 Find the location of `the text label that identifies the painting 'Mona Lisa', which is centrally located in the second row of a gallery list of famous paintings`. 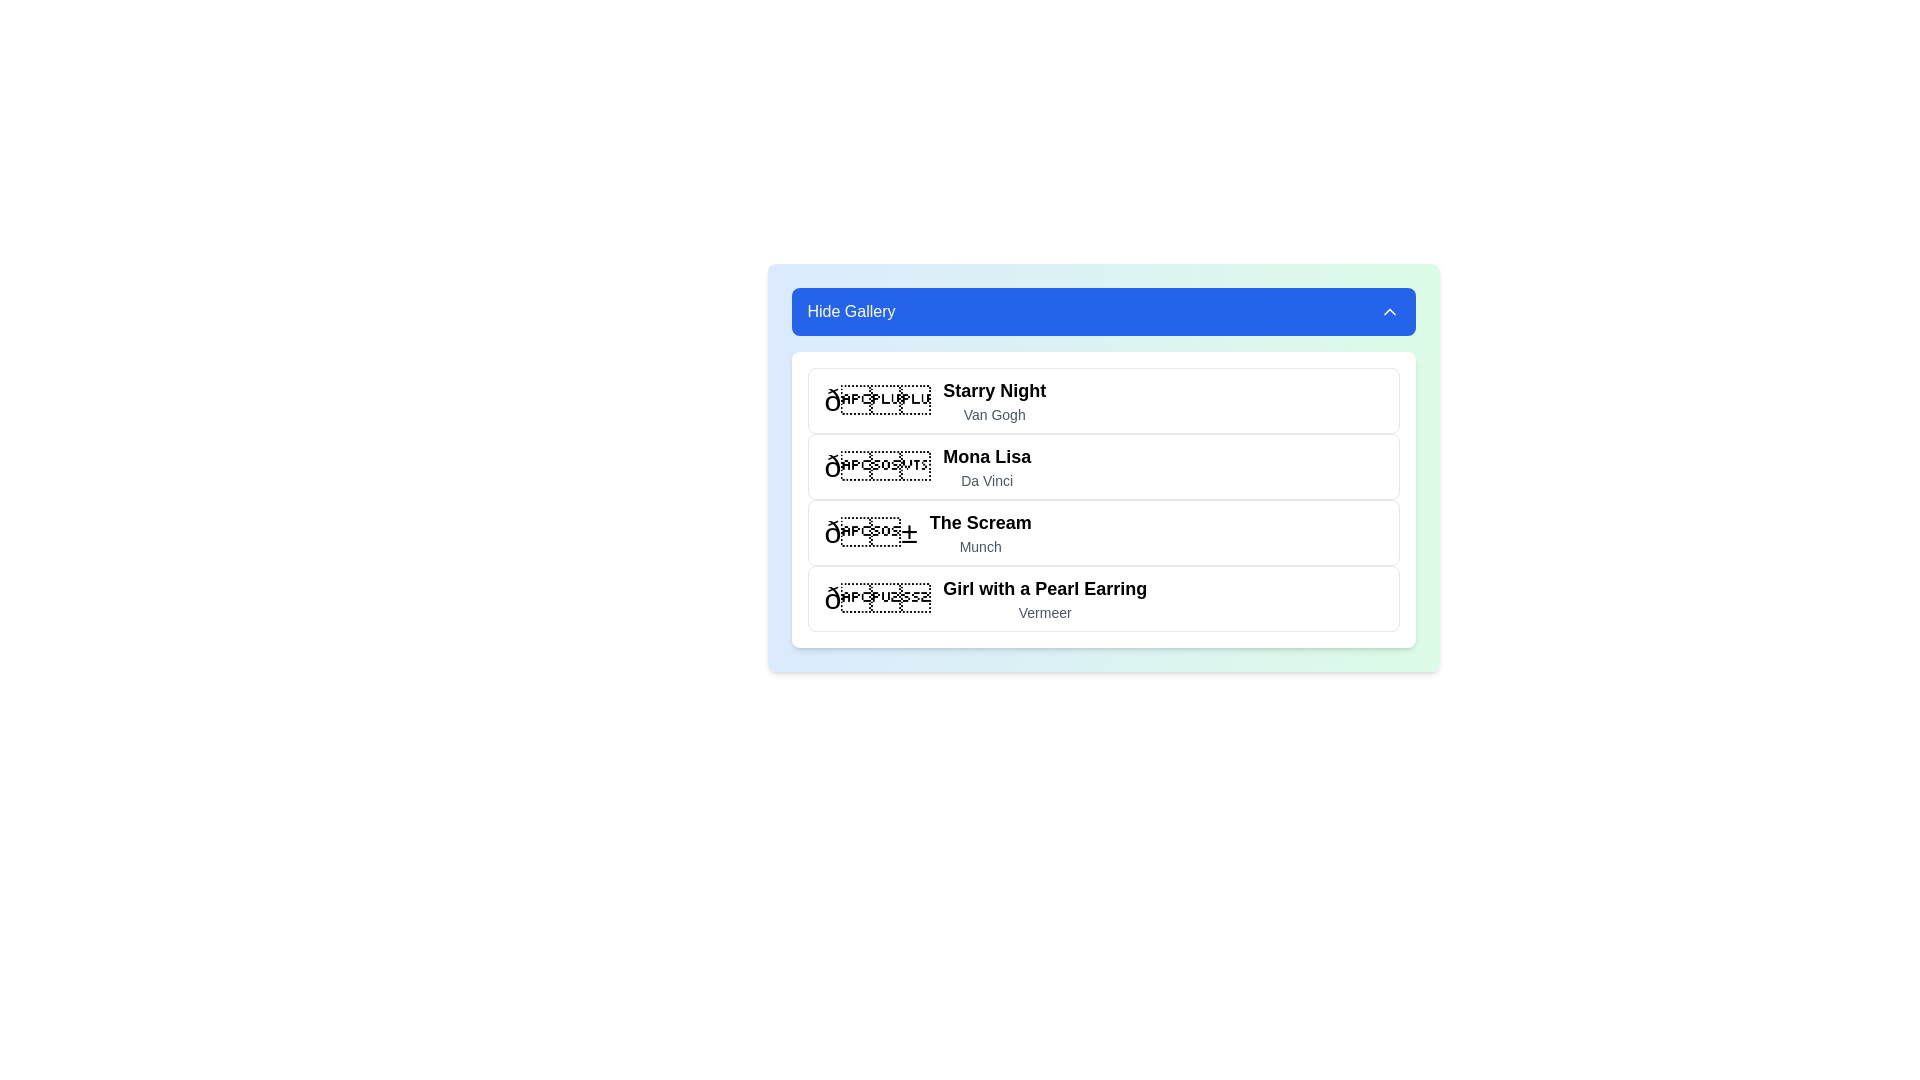

the text label that identifies the painting 'Mona Lisa', which is centrally located in the second row of a gallery list of famous paintings is located at coordinates (987, 456).